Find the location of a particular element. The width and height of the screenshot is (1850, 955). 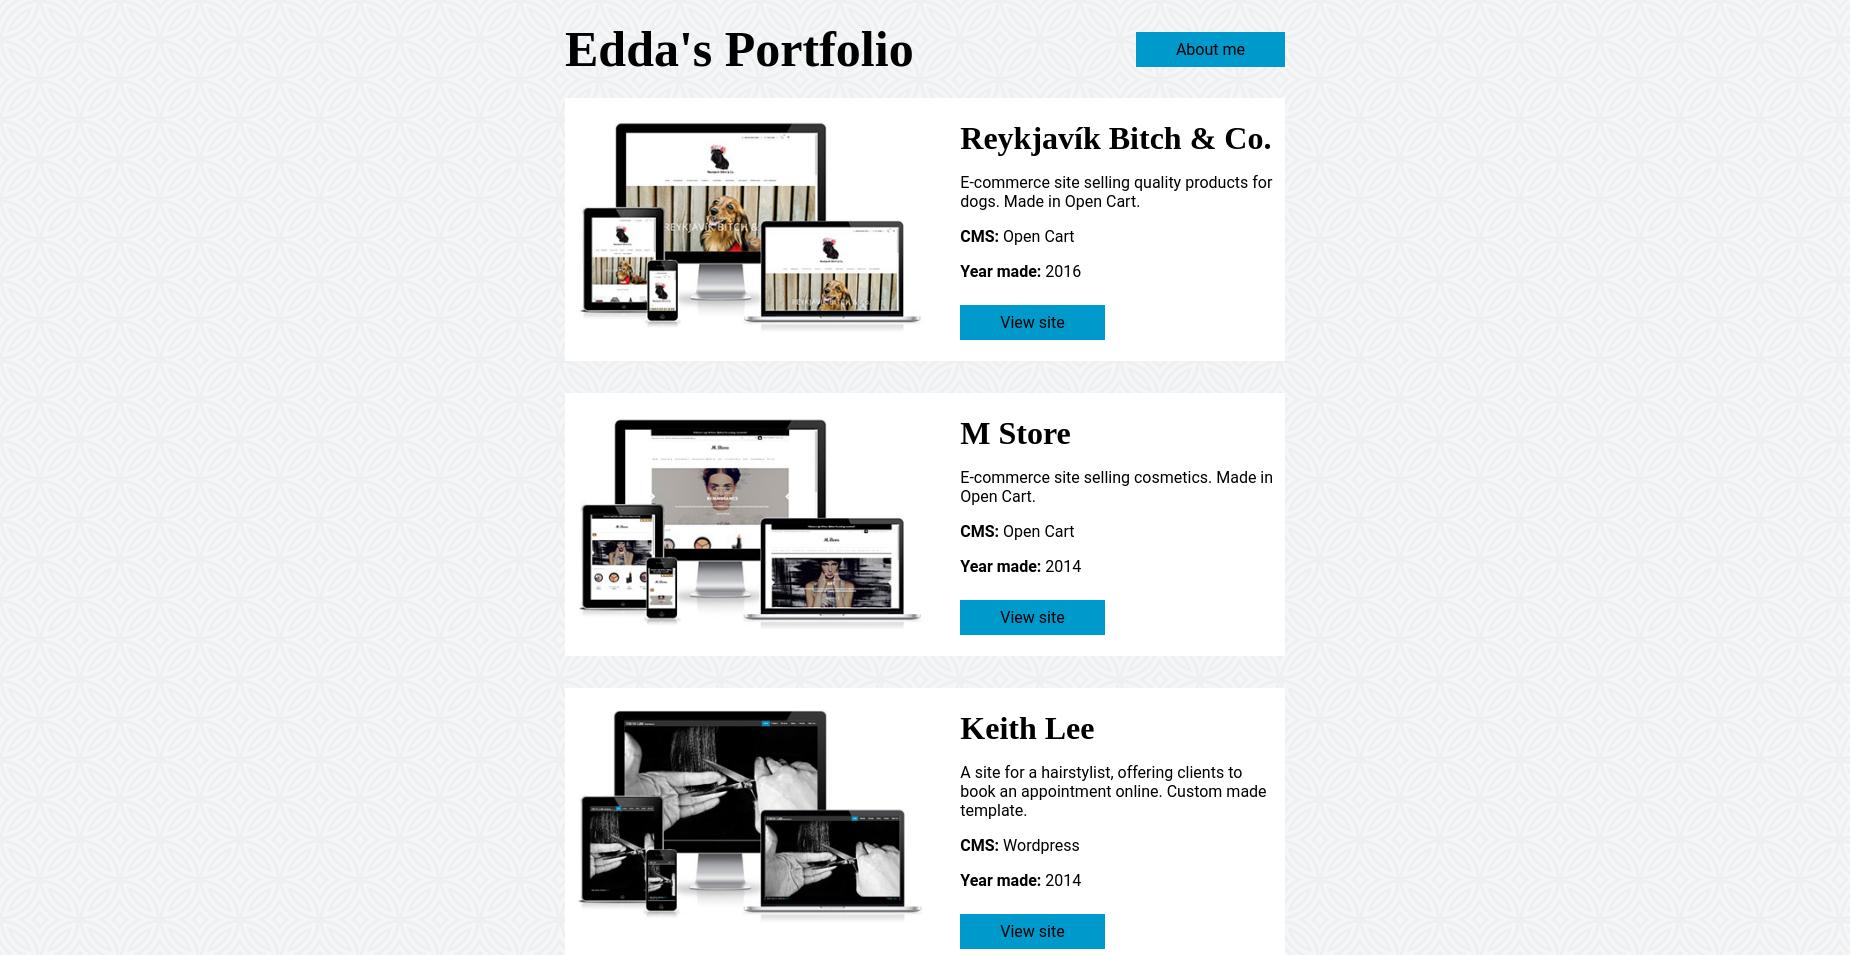

'A site for a hairstylist, offering clients to book an appointment online. Custom made template.' is located at coordinates (958, 789).